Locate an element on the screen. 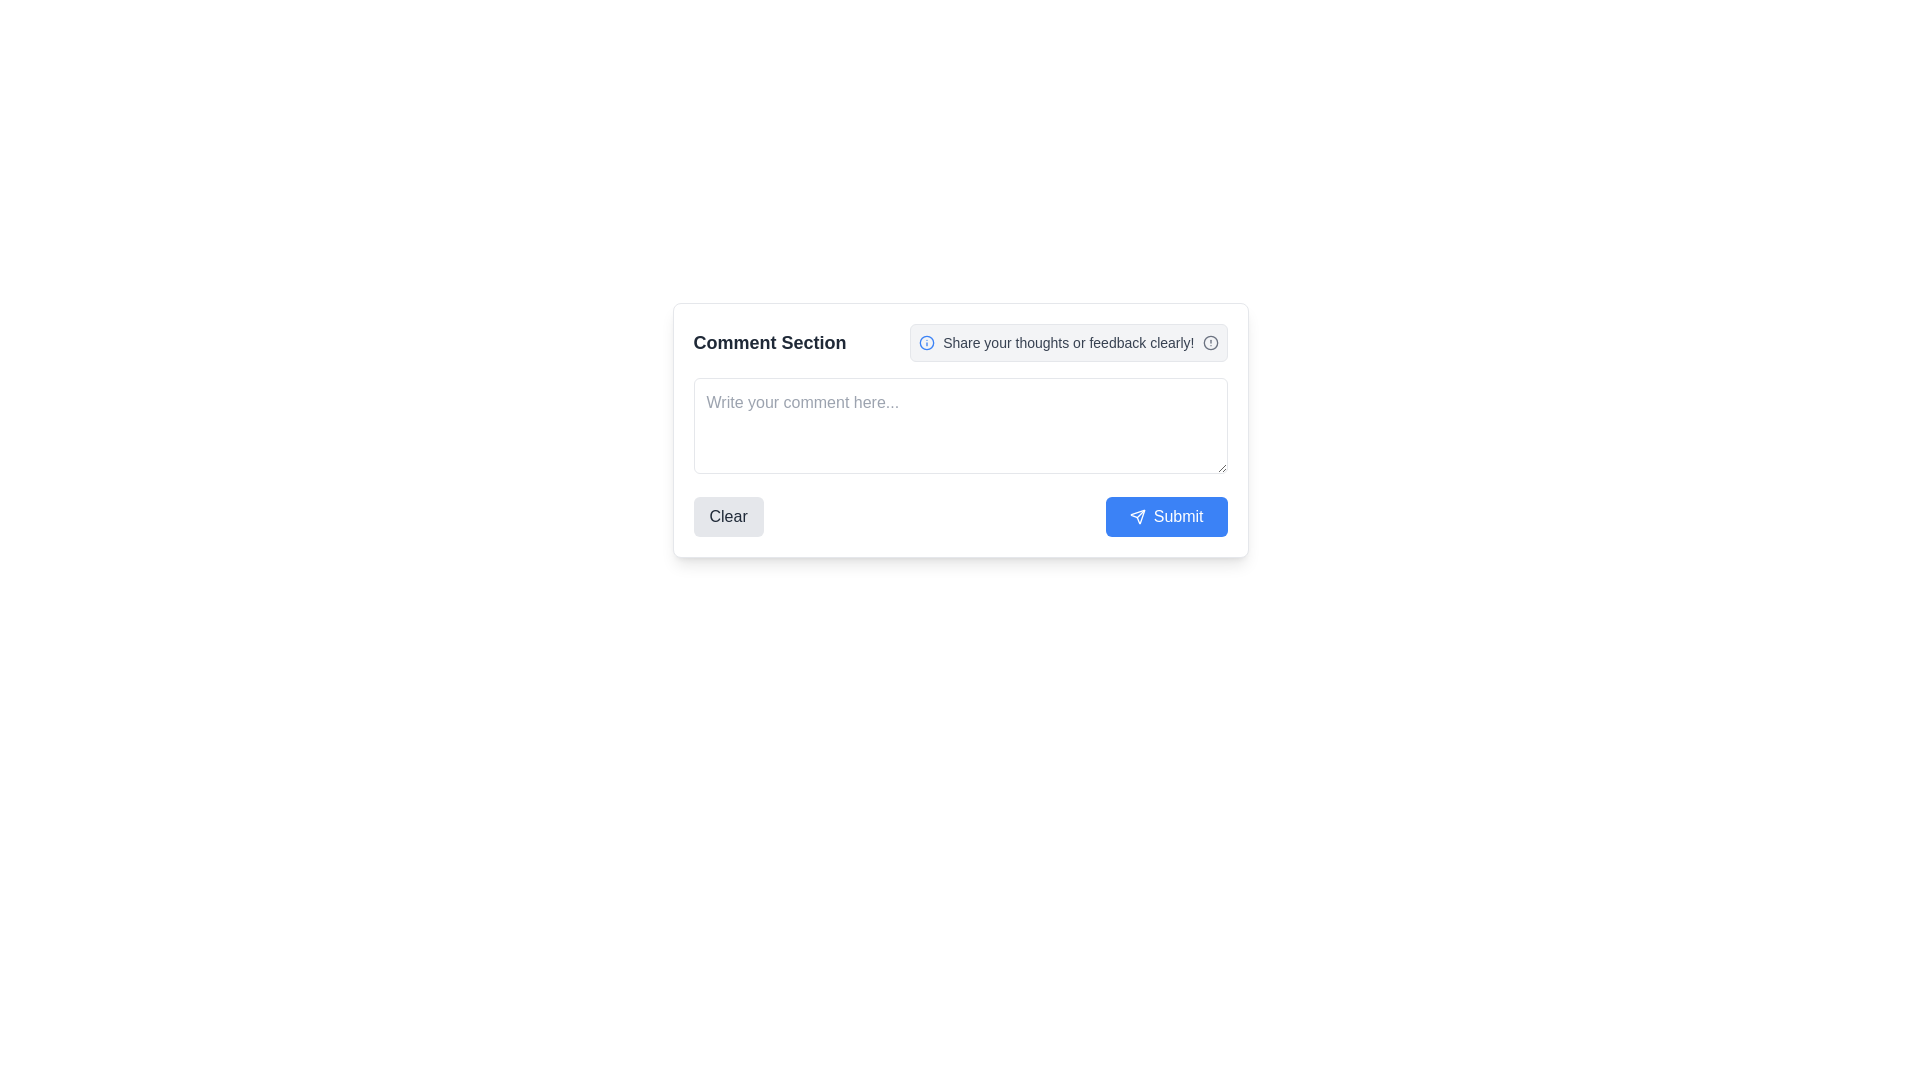  the Text Label that serves as the title for the comment input section, located at the top-left of the feedback card, above the comment input box is located at coordinates (769, 342).